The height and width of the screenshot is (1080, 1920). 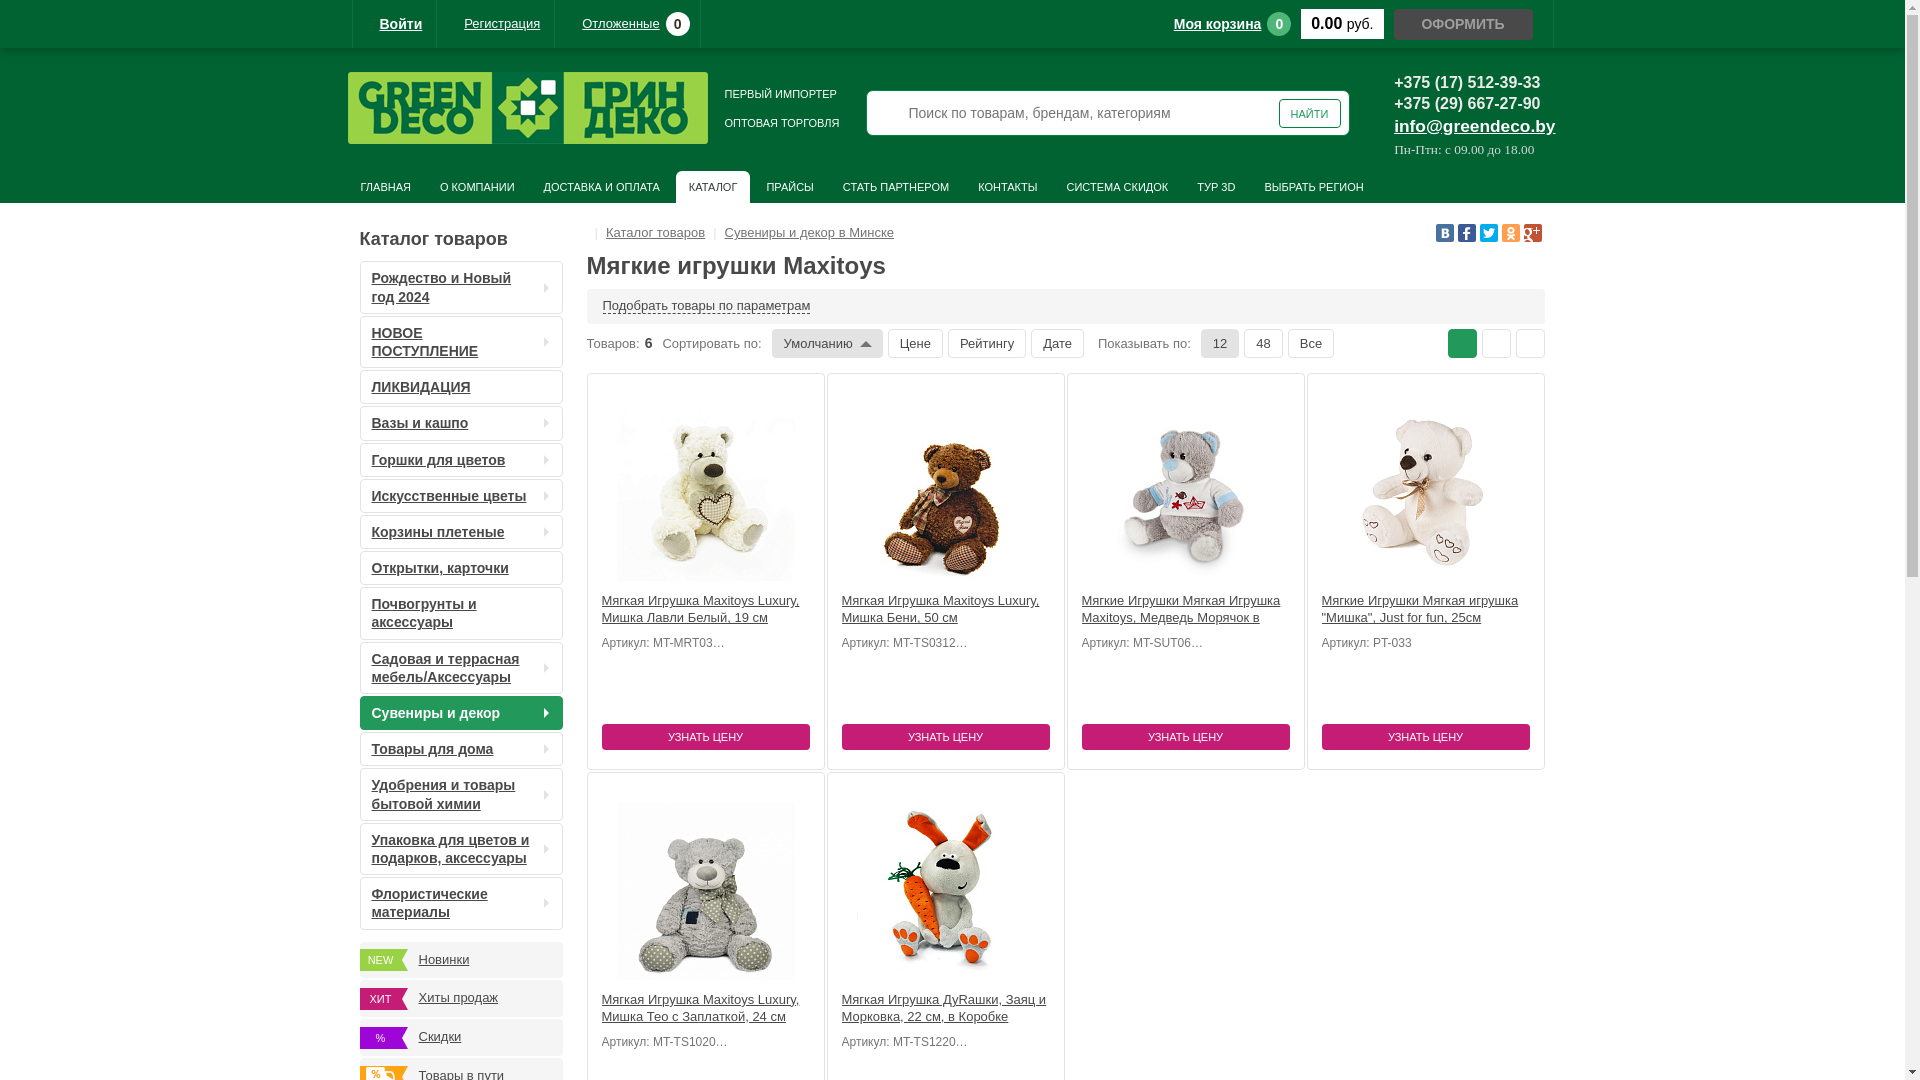 I want to click on '12', so click(x=1218, y=342).